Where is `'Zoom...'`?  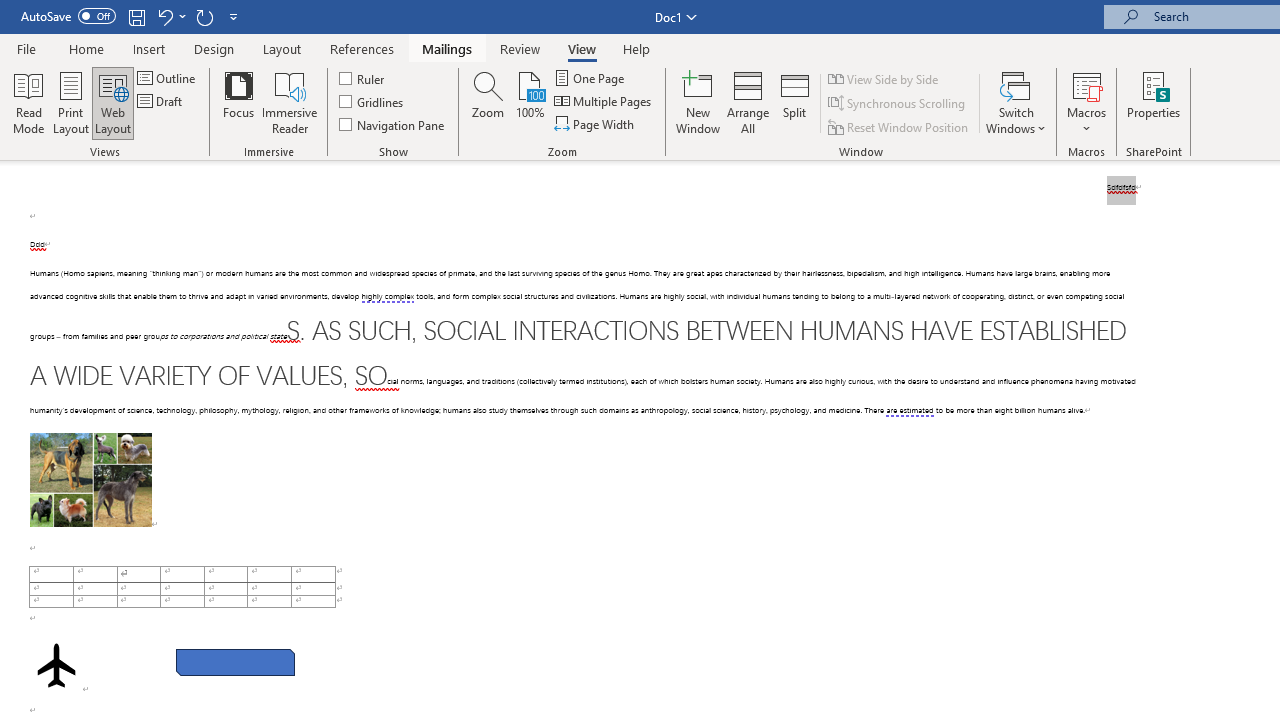
'Zoom...' is located at coordinates (488, 103).